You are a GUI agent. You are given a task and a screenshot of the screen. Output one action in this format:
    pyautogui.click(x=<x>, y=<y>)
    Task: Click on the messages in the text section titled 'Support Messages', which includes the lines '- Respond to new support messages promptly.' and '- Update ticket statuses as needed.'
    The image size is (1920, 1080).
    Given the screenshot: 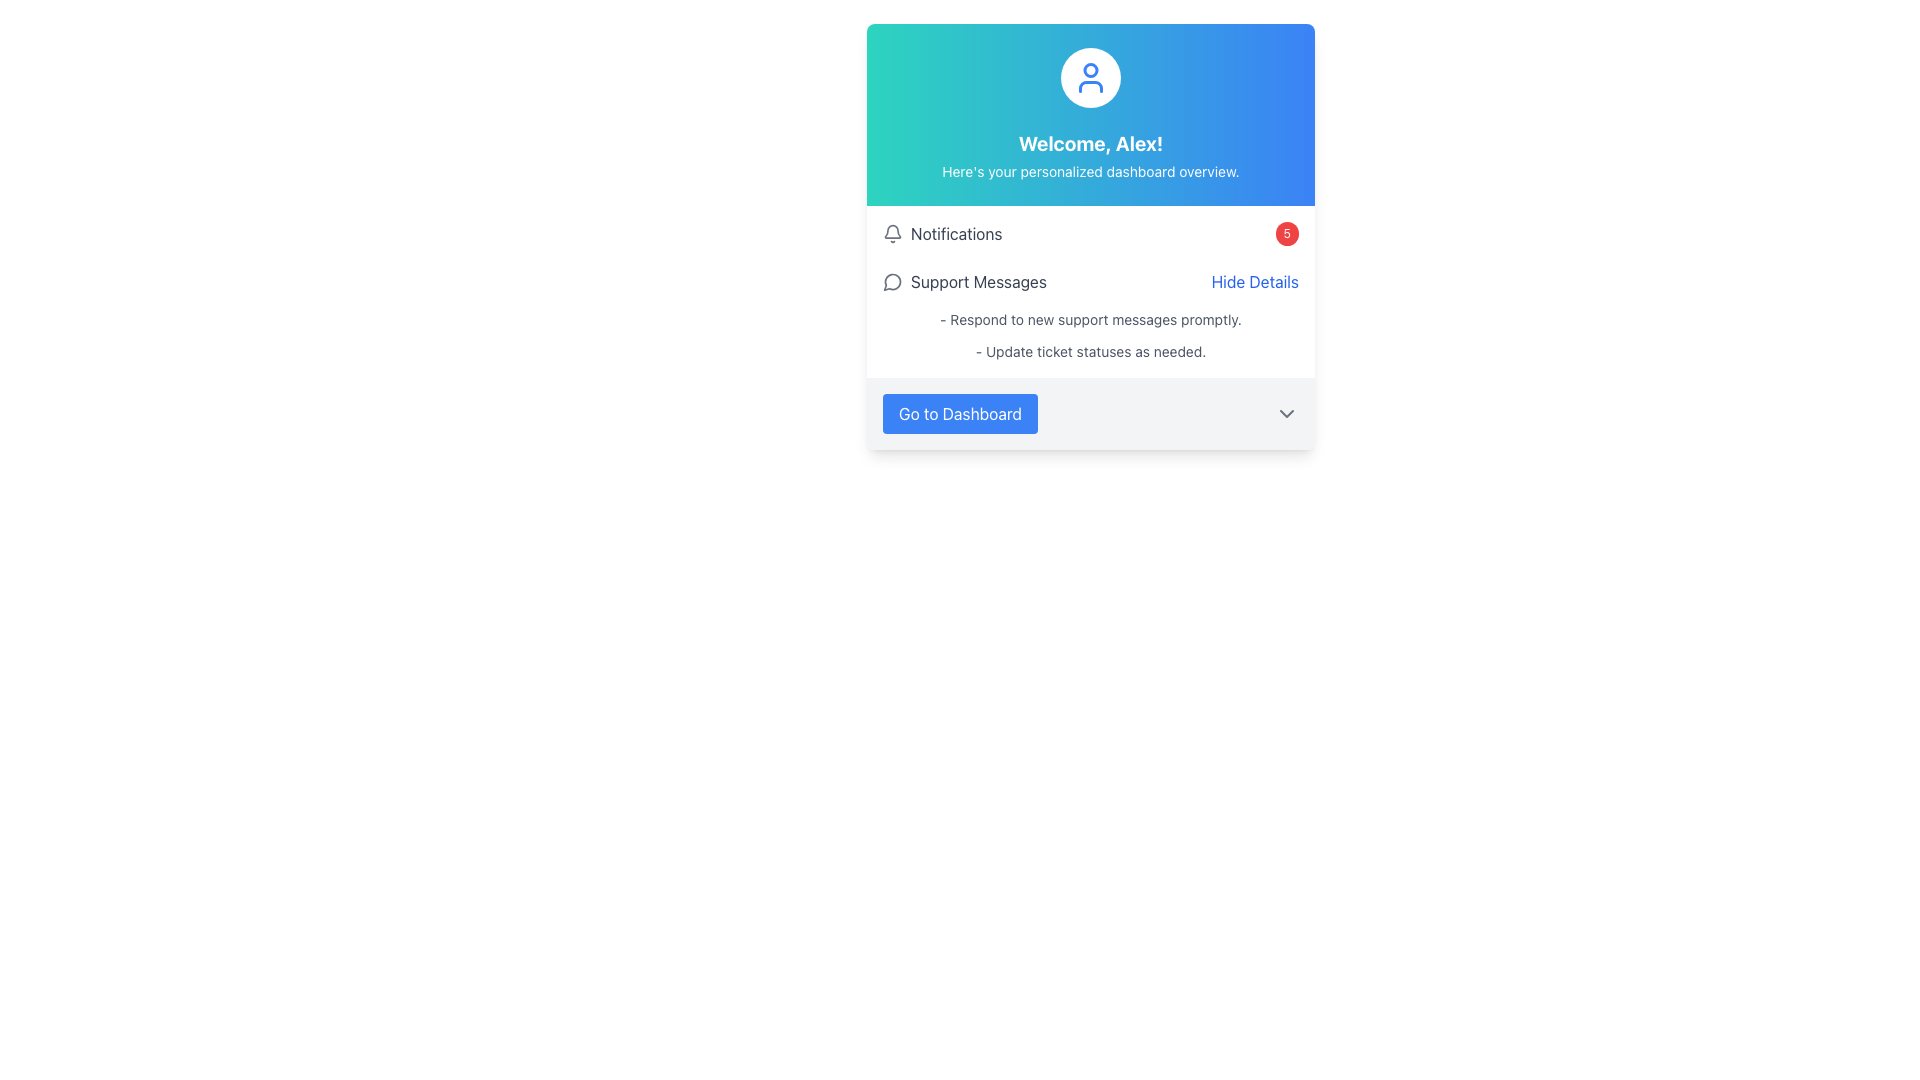 What is the action you would take?
    pyautogui.click(x=1089, y=334)
    